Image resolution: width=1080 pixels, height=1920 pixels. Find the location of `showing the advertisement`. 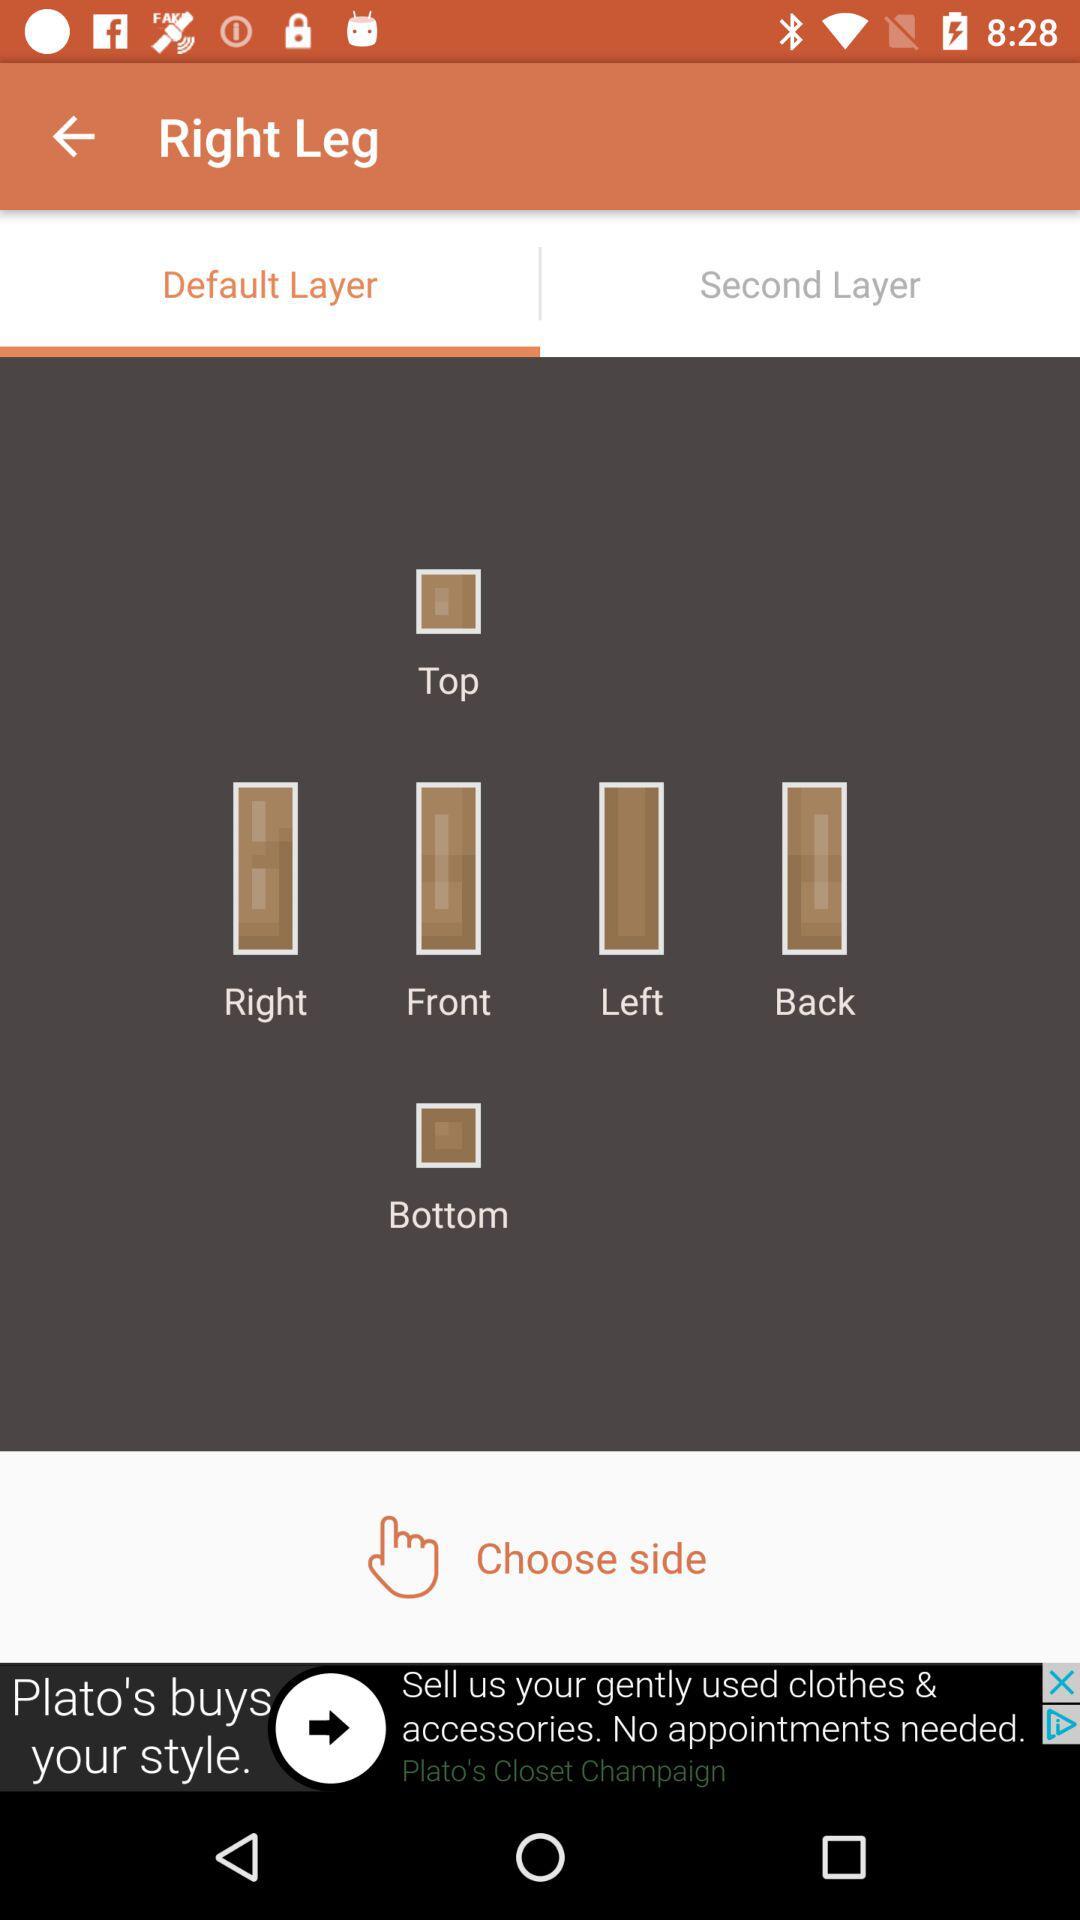

showing the advertisement is located at coordinates (540, 1727).